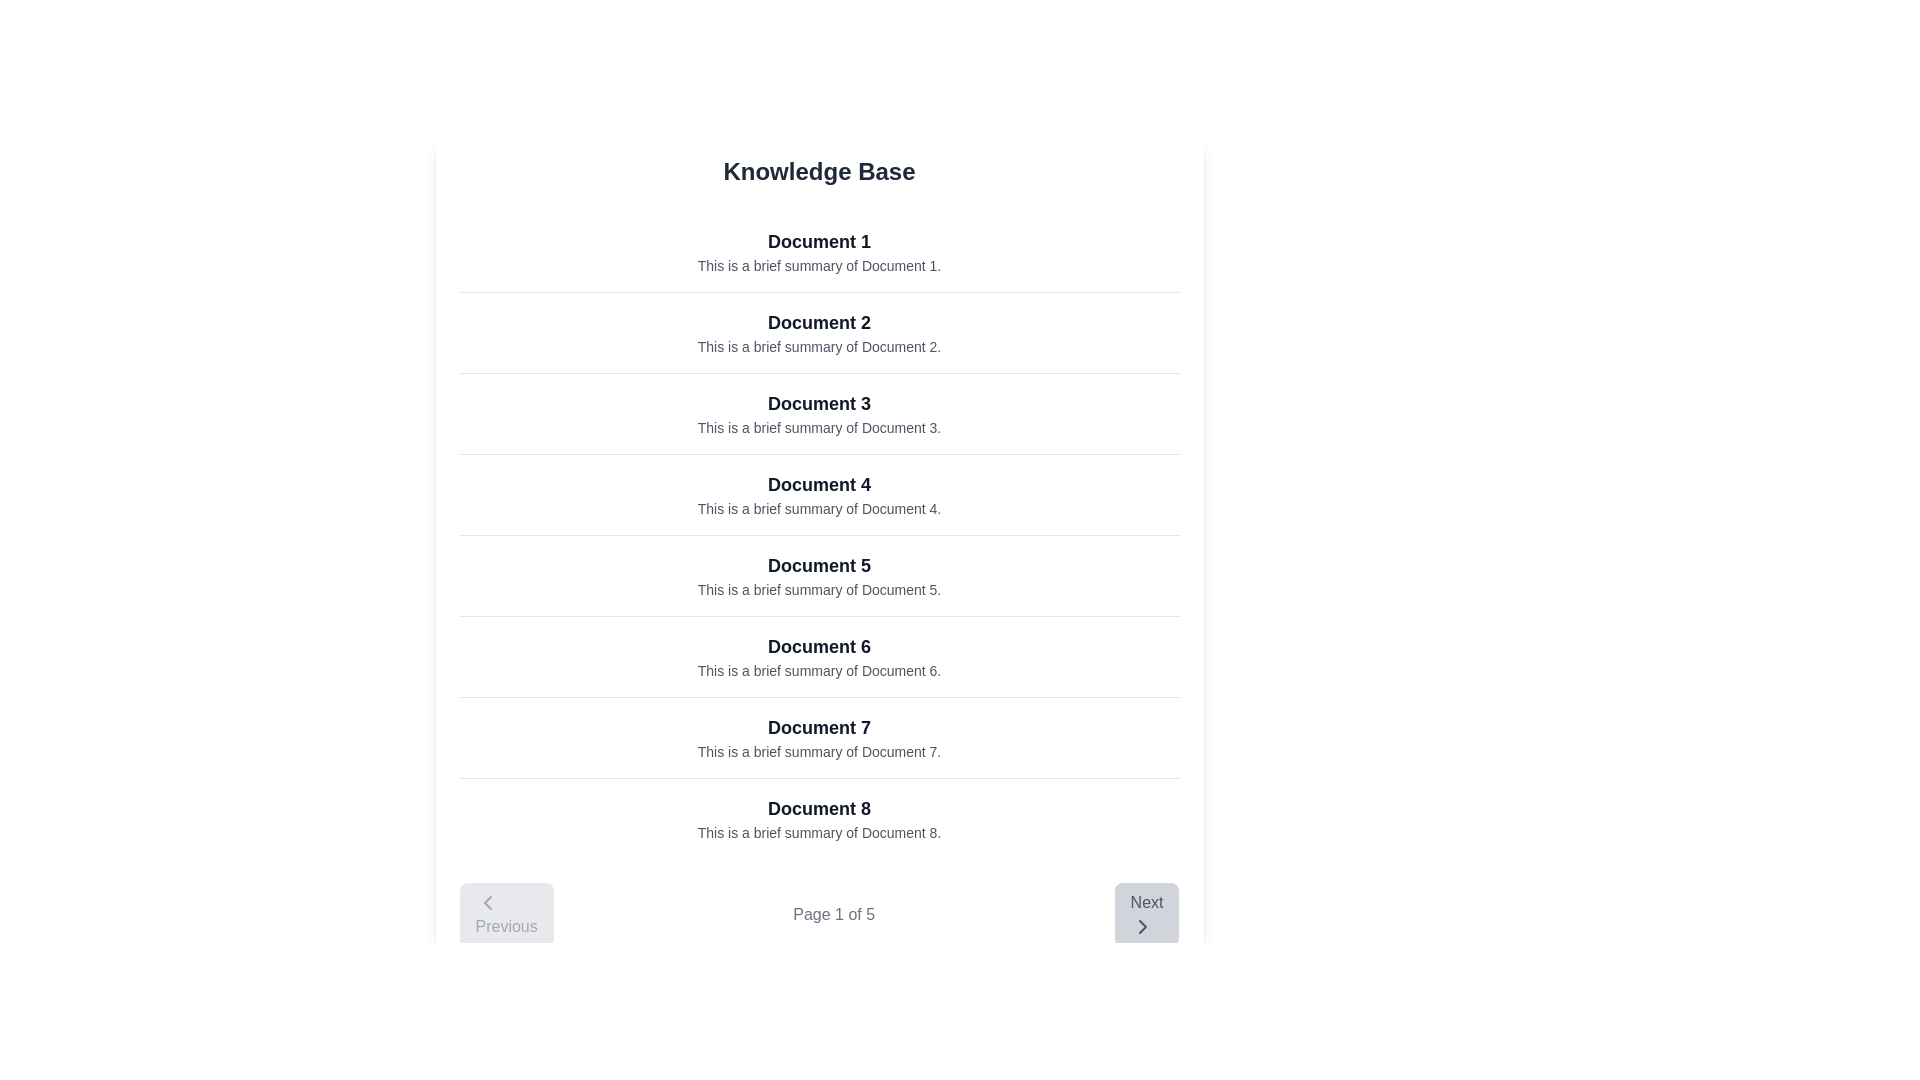 The height and width of the screenshot is (1080, 1920). Describe the element at coordinates (1147, 914) in the screenshot. I see `the button located at the bottom-right corner of the pagination bar, which facilitates navigation to the next page` at that location.